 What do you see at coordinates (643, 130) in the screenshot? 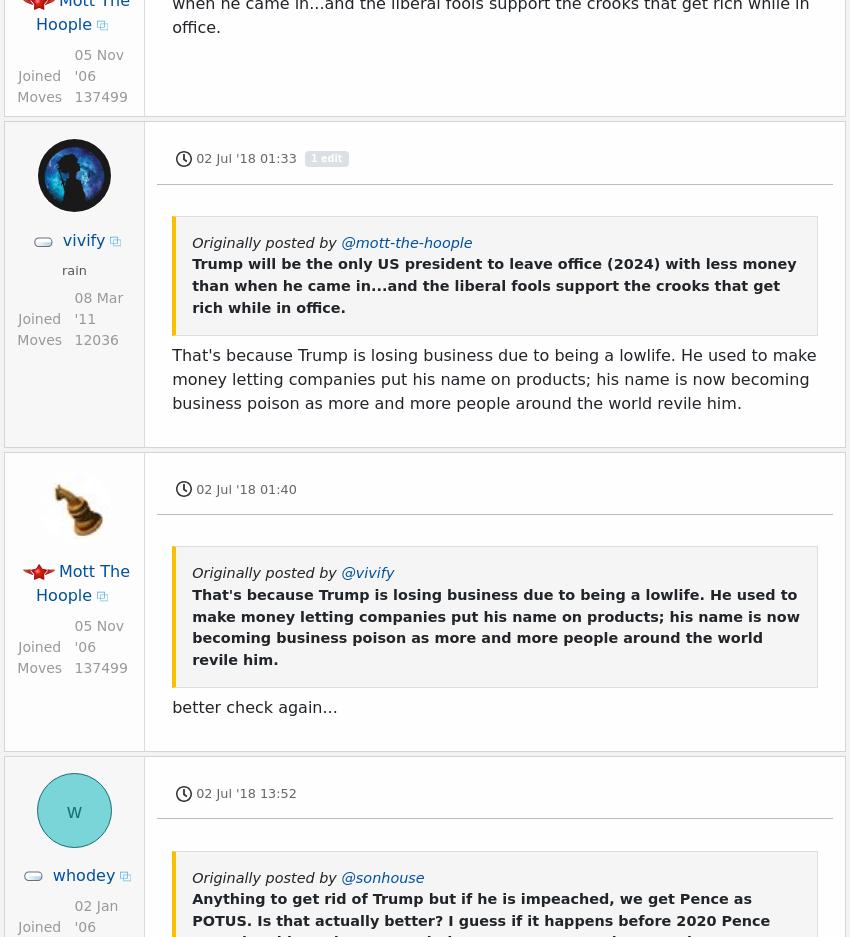
I see `'Contact'` at bounding box center [643, 130].